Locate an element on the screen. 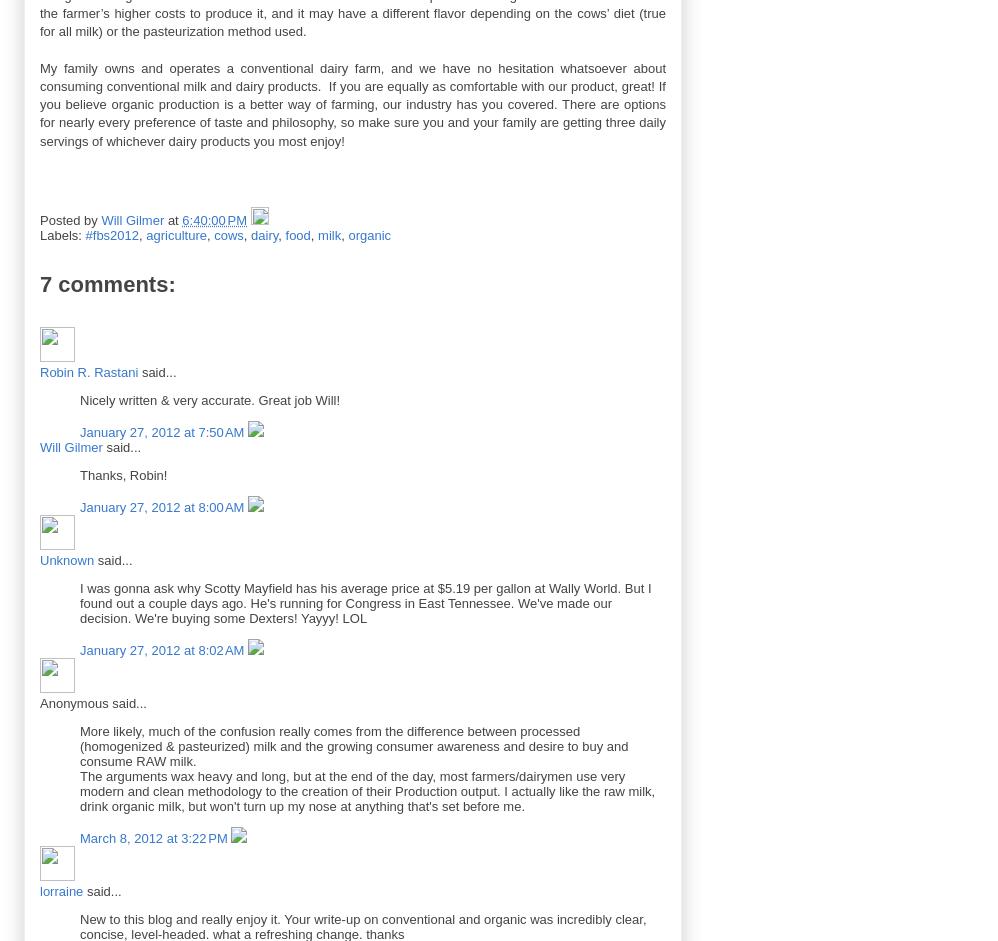  'More likely, much of the confusion really comes from the difference between processed (homogenized & pasteurized) milk and the growing consumer awareness and desire to buy and consume RAW milk.' is located at coordinates (352, 745).